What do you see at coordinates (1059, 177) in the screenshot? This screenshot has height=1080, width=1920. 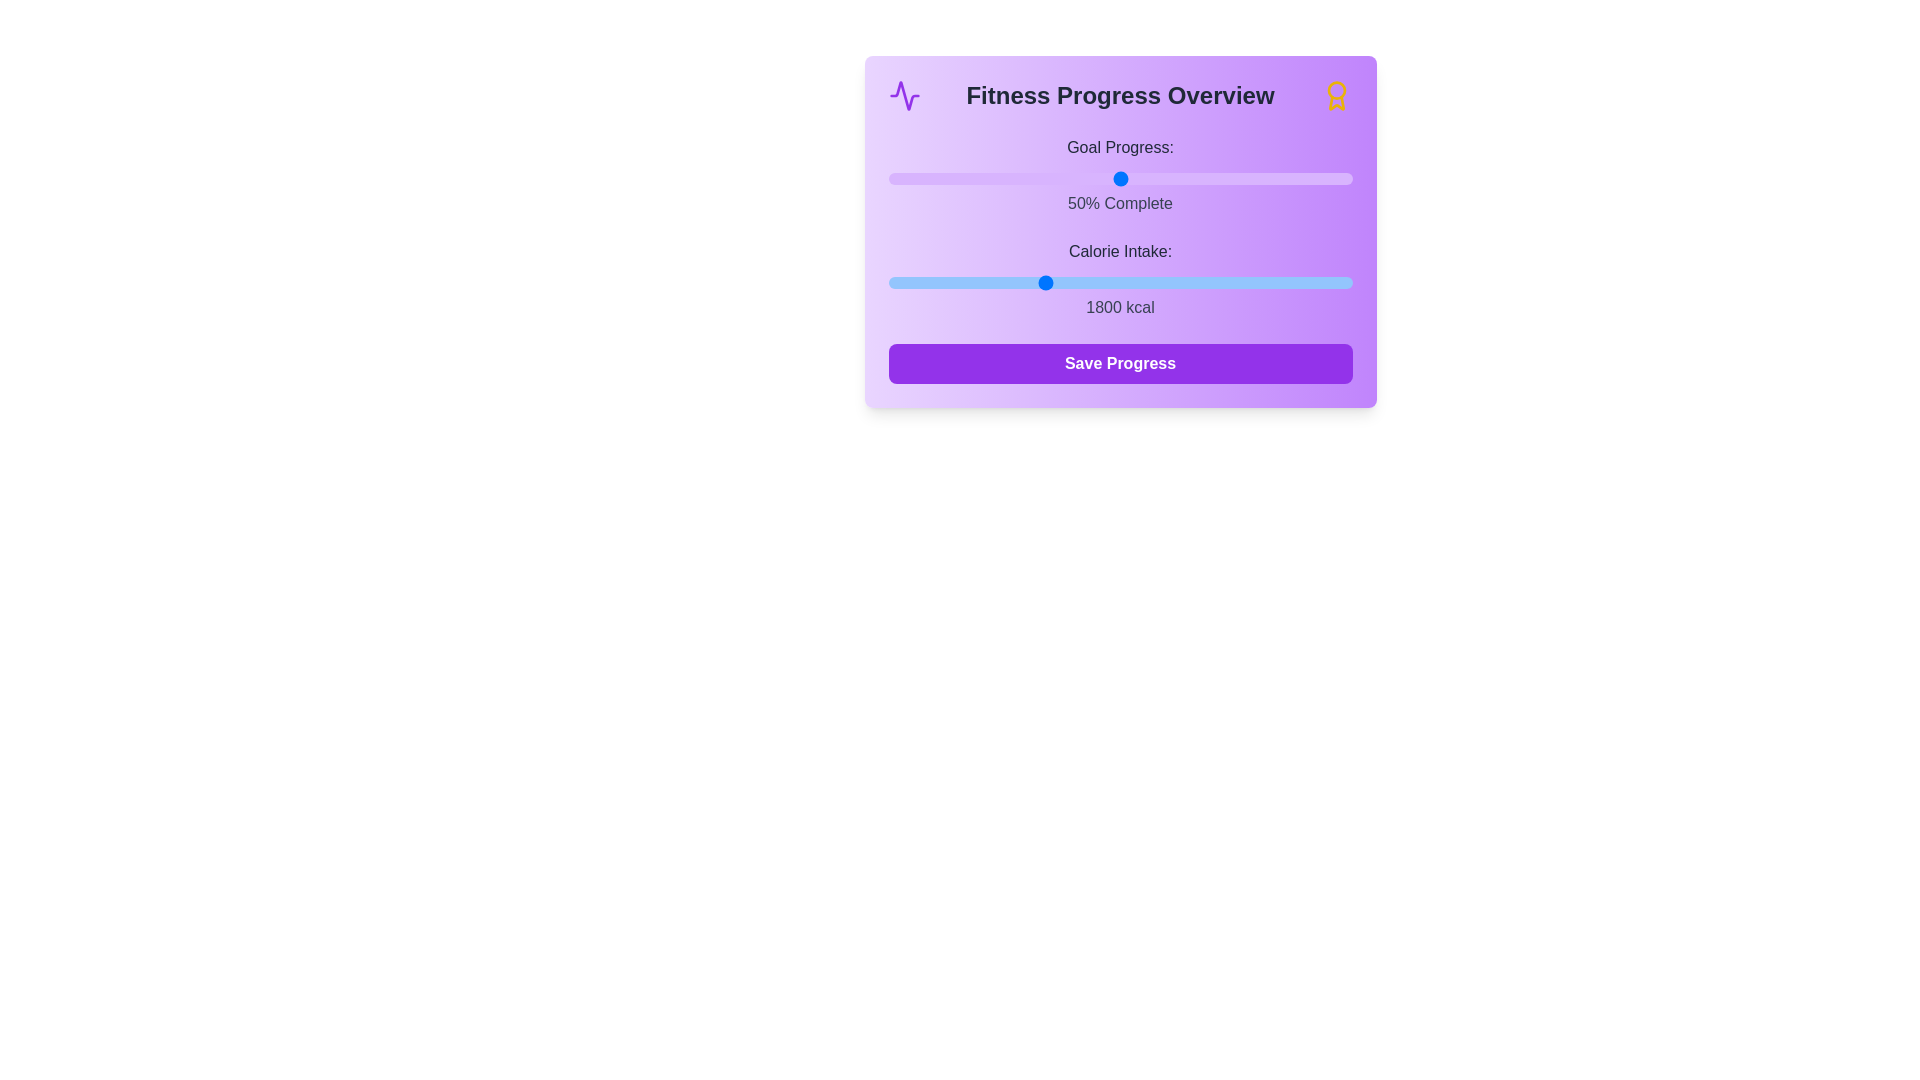 I see `progress` at bounding box center [1059, 177].